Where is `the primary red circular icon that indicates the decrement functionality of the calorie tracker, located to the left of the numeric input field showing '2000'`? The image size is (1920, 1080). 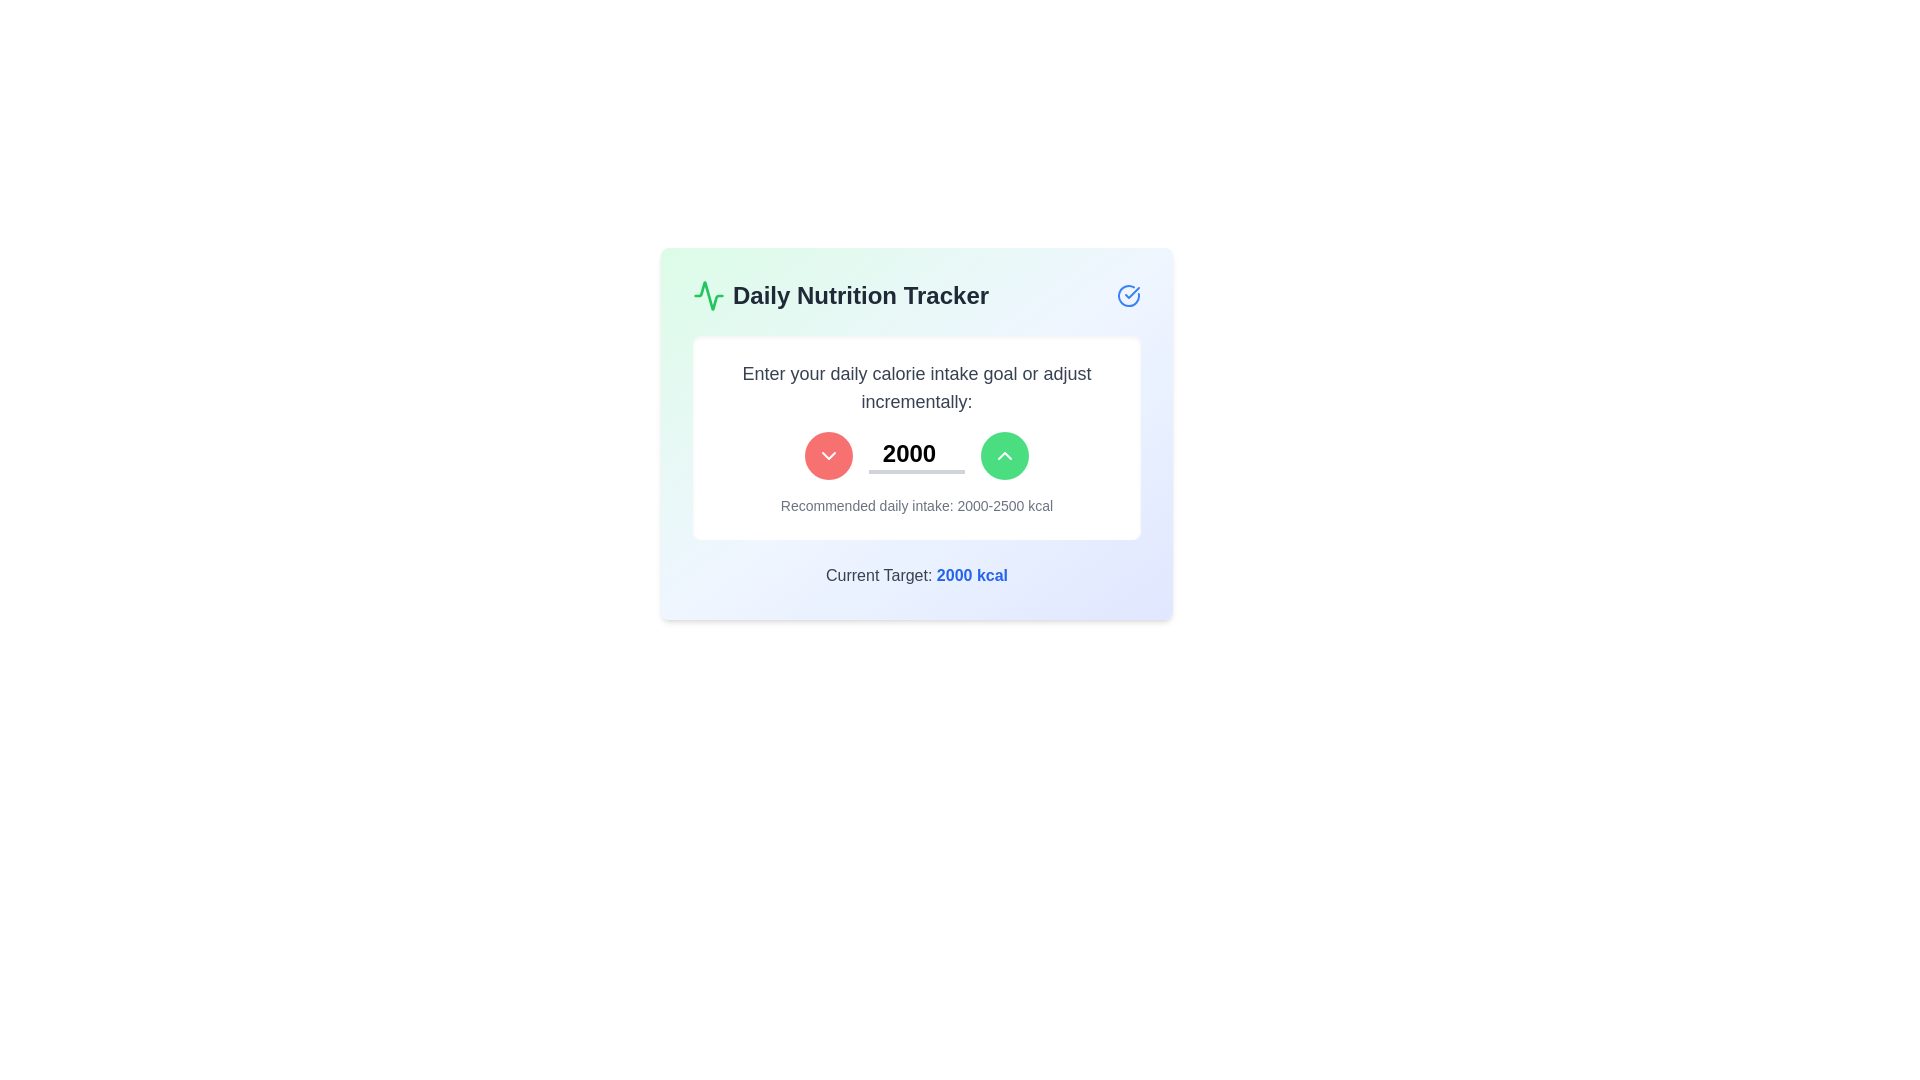 the primary red circular icon that indicates the decrement functionality of the calorie tracker, located to the left of the numeric input field showing '2000' is located at coordinates (829, 455).